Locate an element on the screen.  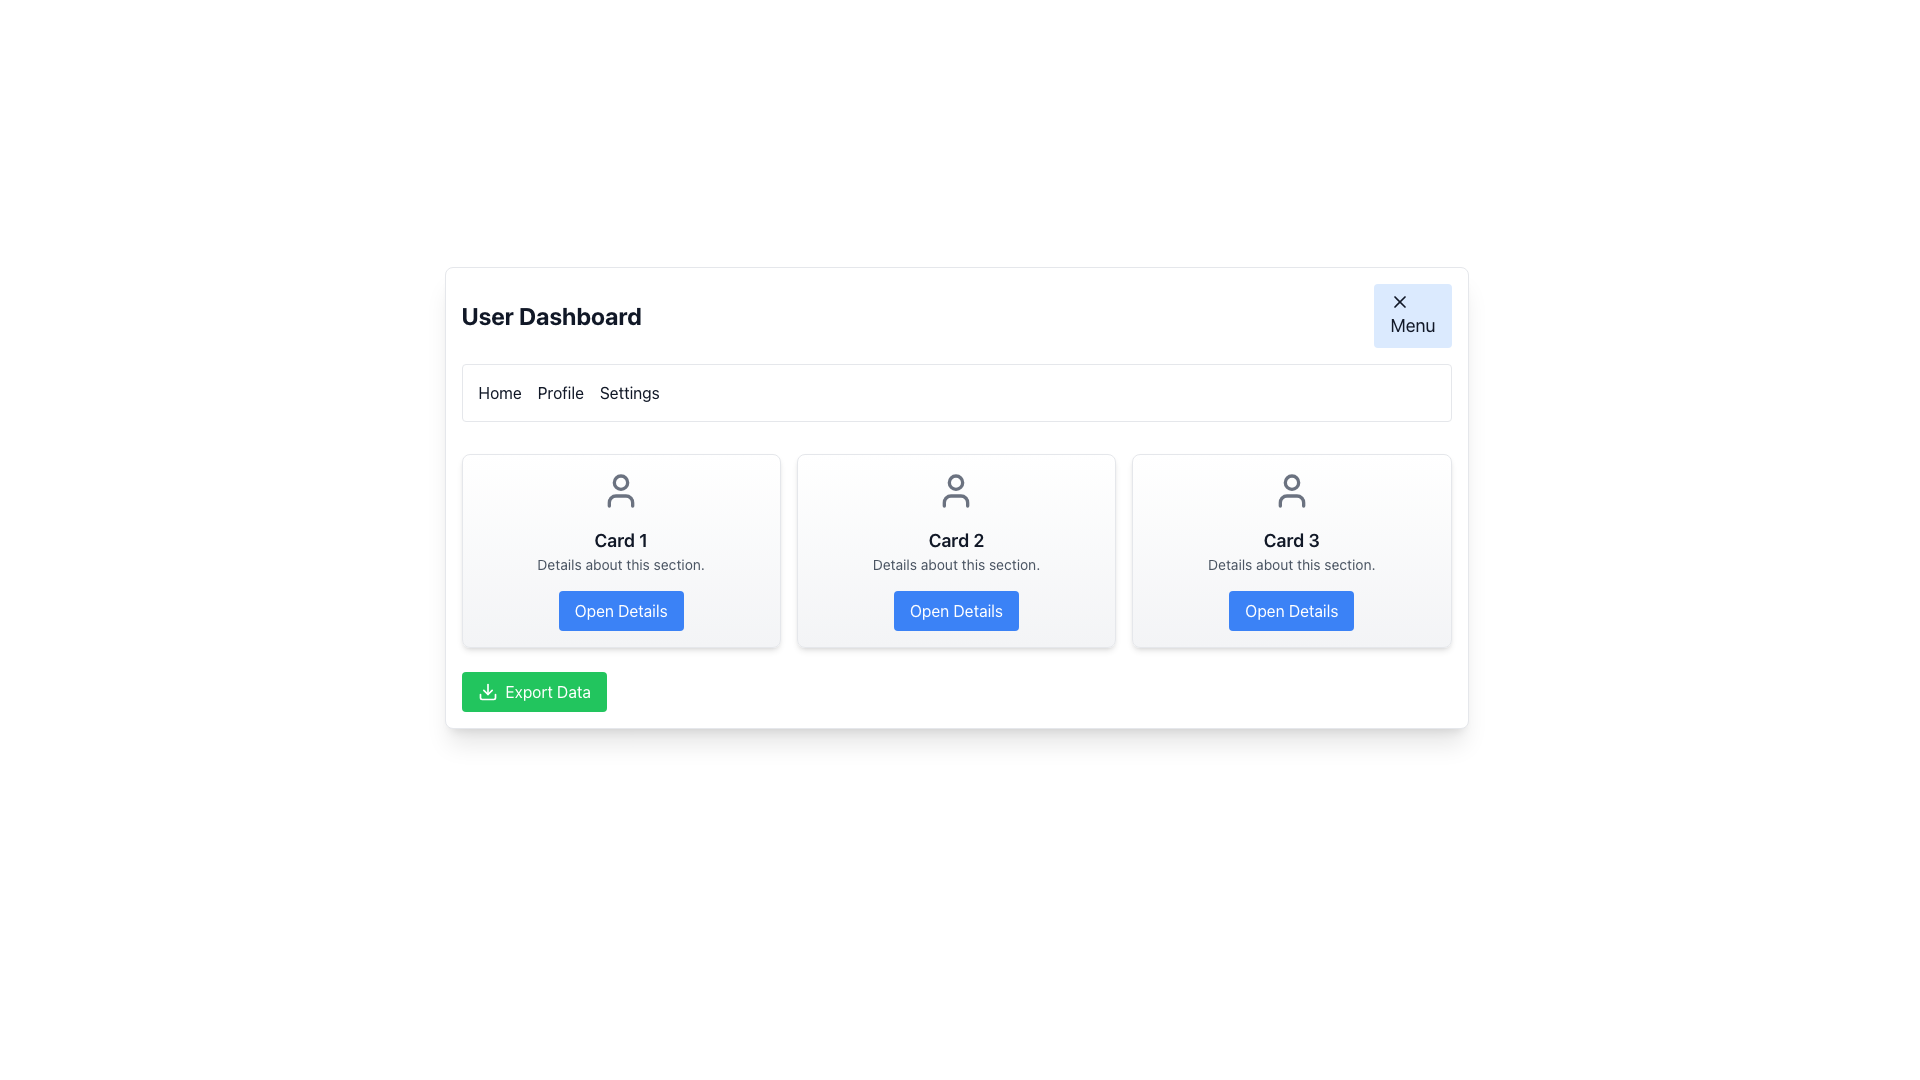
the blue rectangular button labeled 'Open Details' to observe the hover effect is located at coordinates (620, 609).